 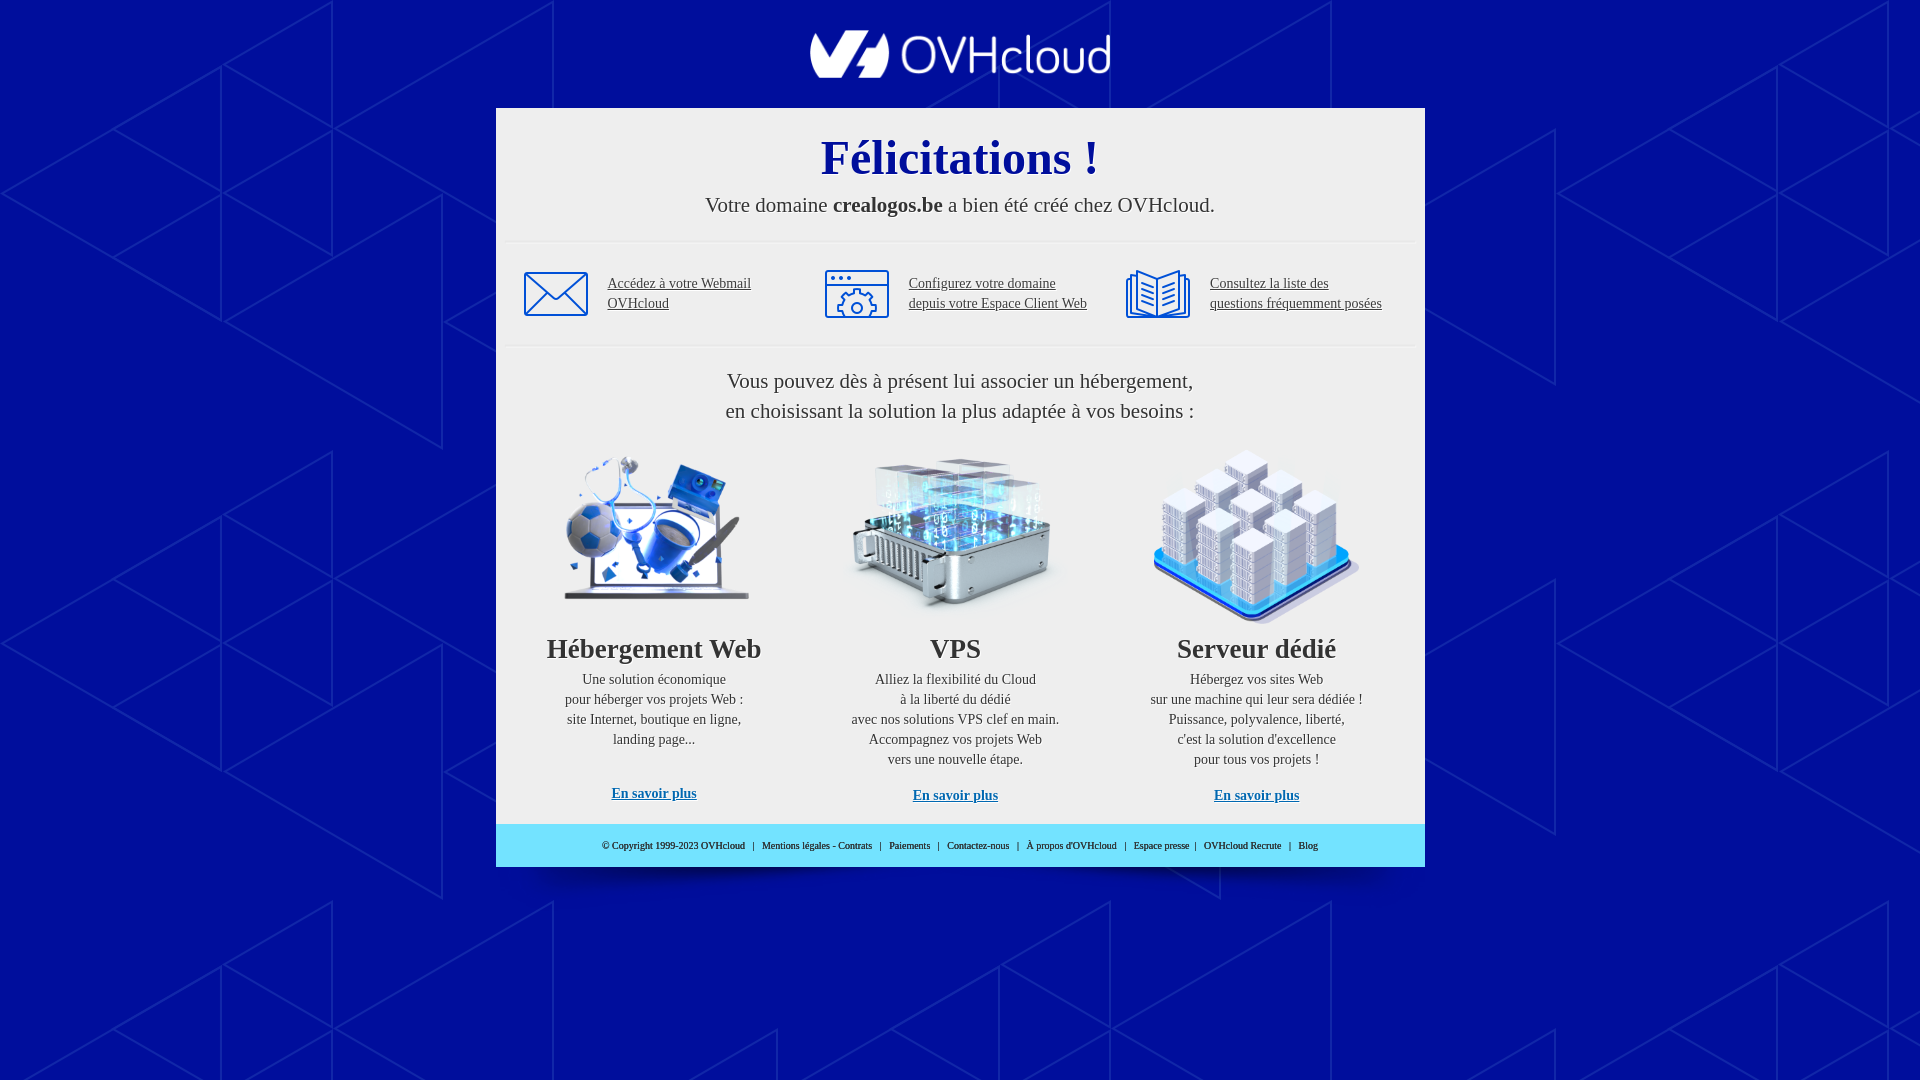 What do you see at coordinates (911, 794) in the screenshot?
I see `'En savoir plus'` at bounding box center [911, 794].